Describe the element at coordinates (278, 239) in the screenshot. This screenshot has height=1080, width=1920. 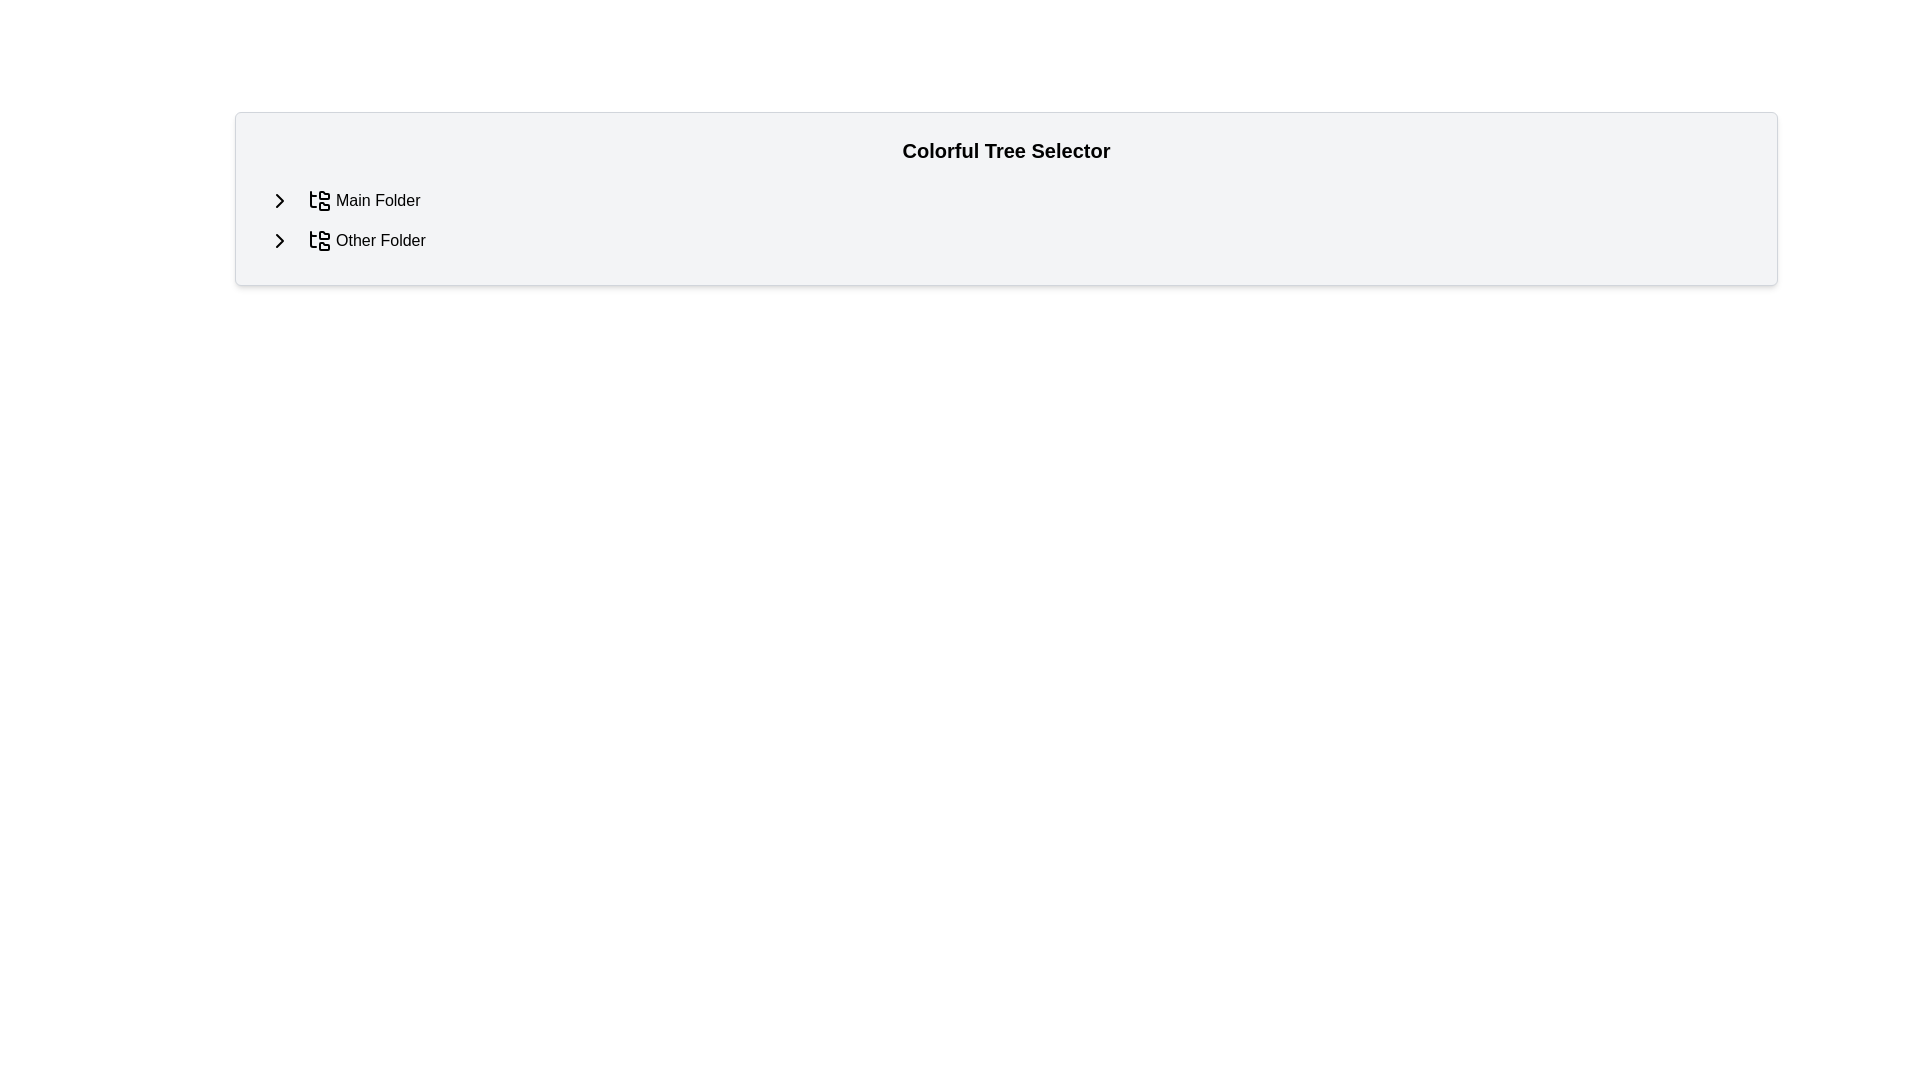
I see `the toggle button located to the immediate left of the text 'Other Folder' in the folder tree structure` at that location.